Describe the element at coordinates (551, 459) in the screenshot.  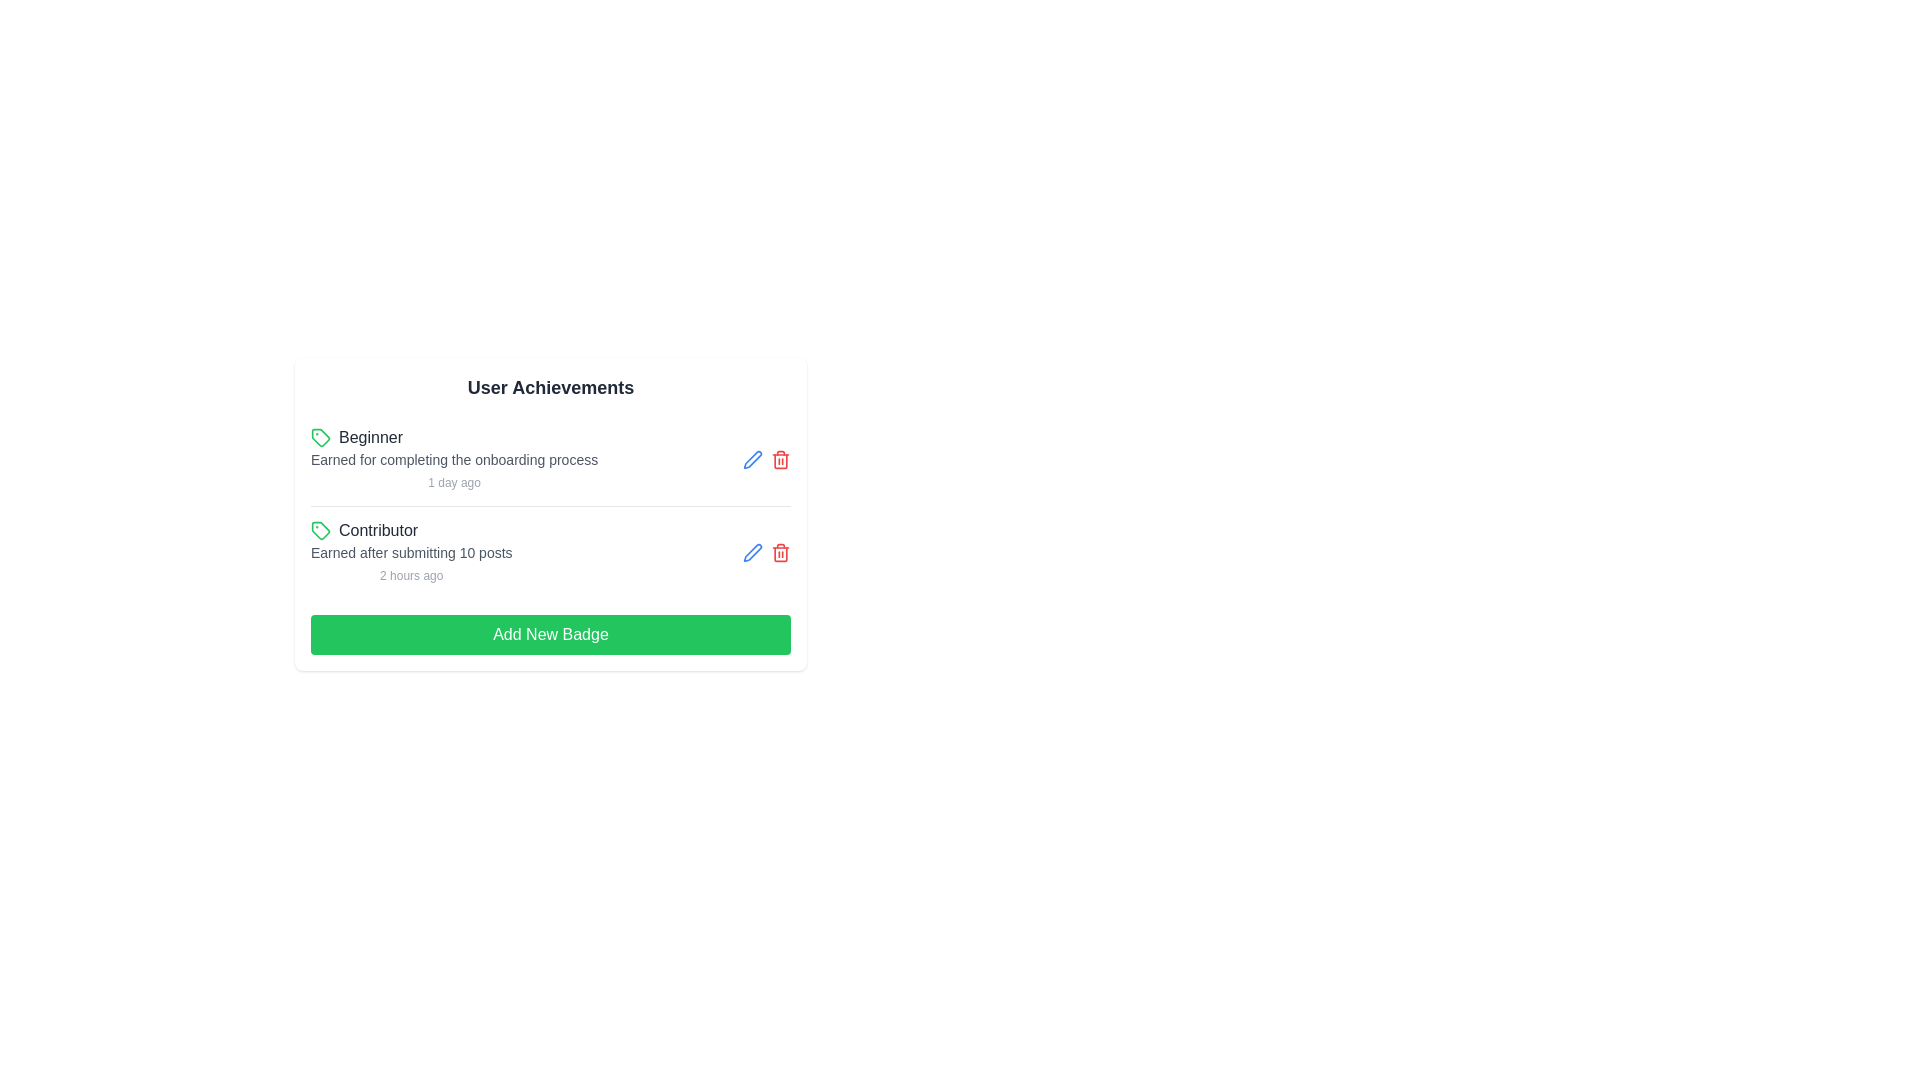
I see `the Achievement Display Row containing the 'Beginner' badge` at that location.